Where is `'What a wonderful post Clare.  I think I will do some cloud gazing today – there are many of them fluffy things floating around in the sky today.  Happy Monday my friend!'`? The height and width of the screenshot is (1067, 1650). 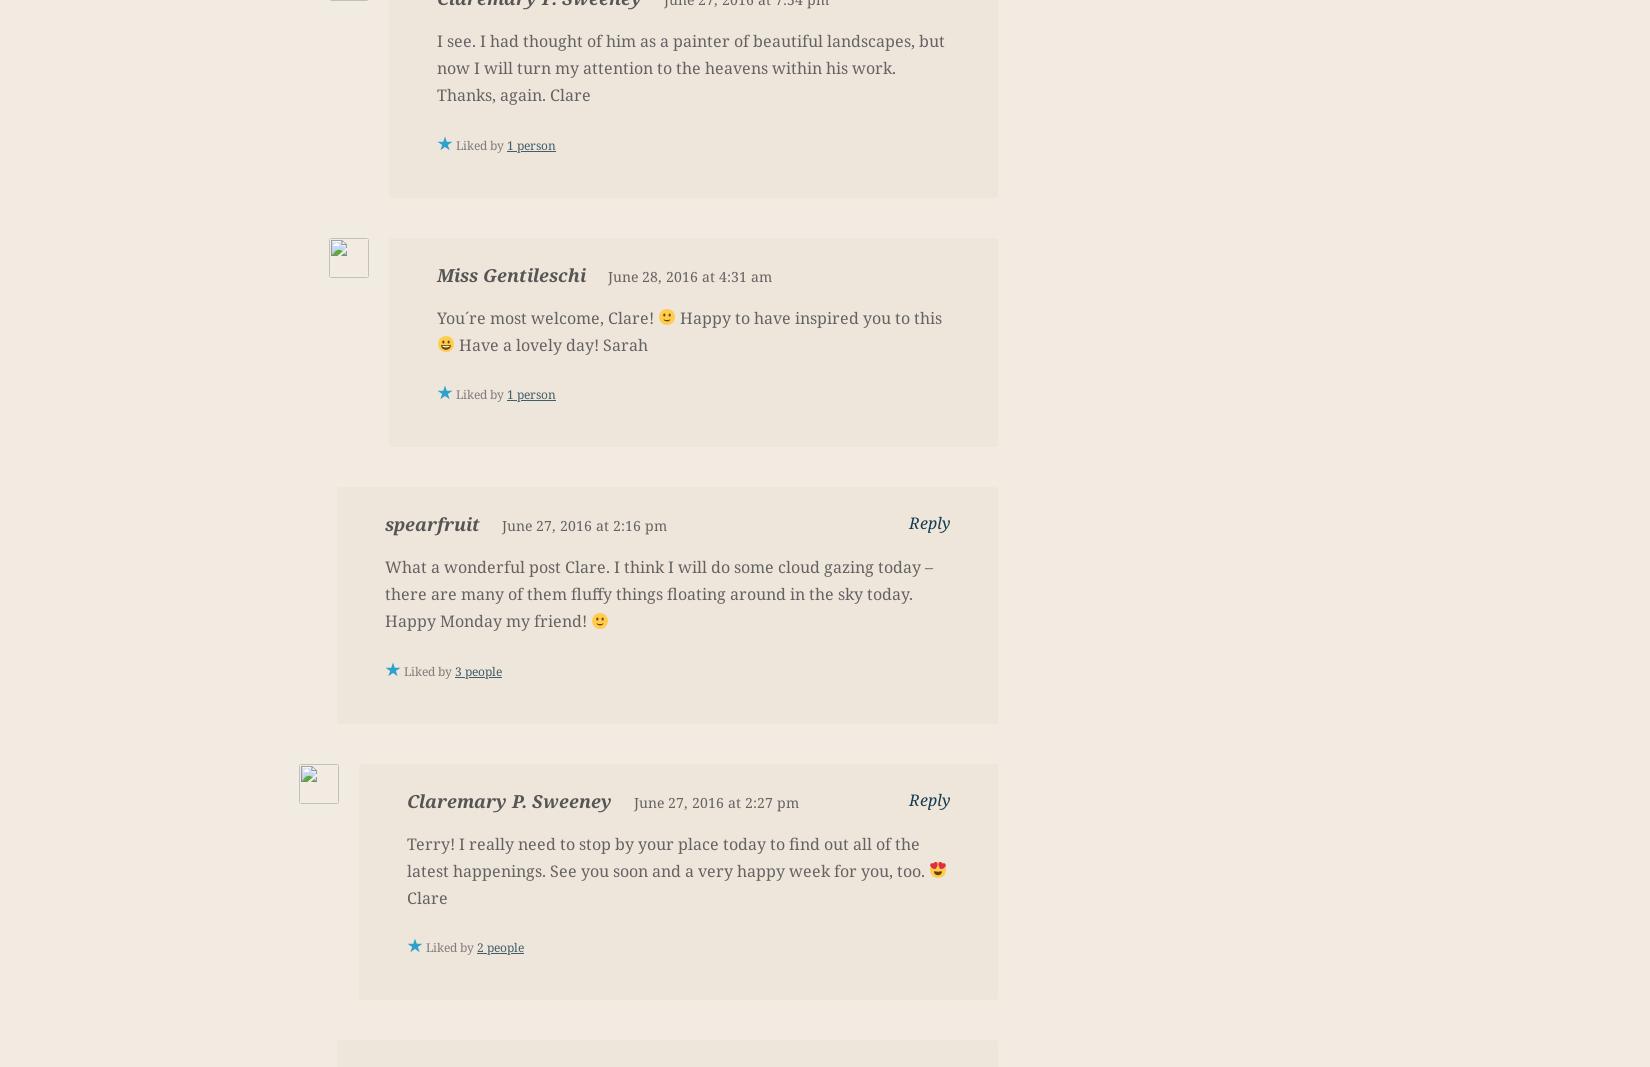 'What a wonderful post Clare.  I think I will do some cloud gazing today – there are many of them fluffy things floating around in the sky today.  Happy Monday my friend!' is located at coordinates (658, 593).